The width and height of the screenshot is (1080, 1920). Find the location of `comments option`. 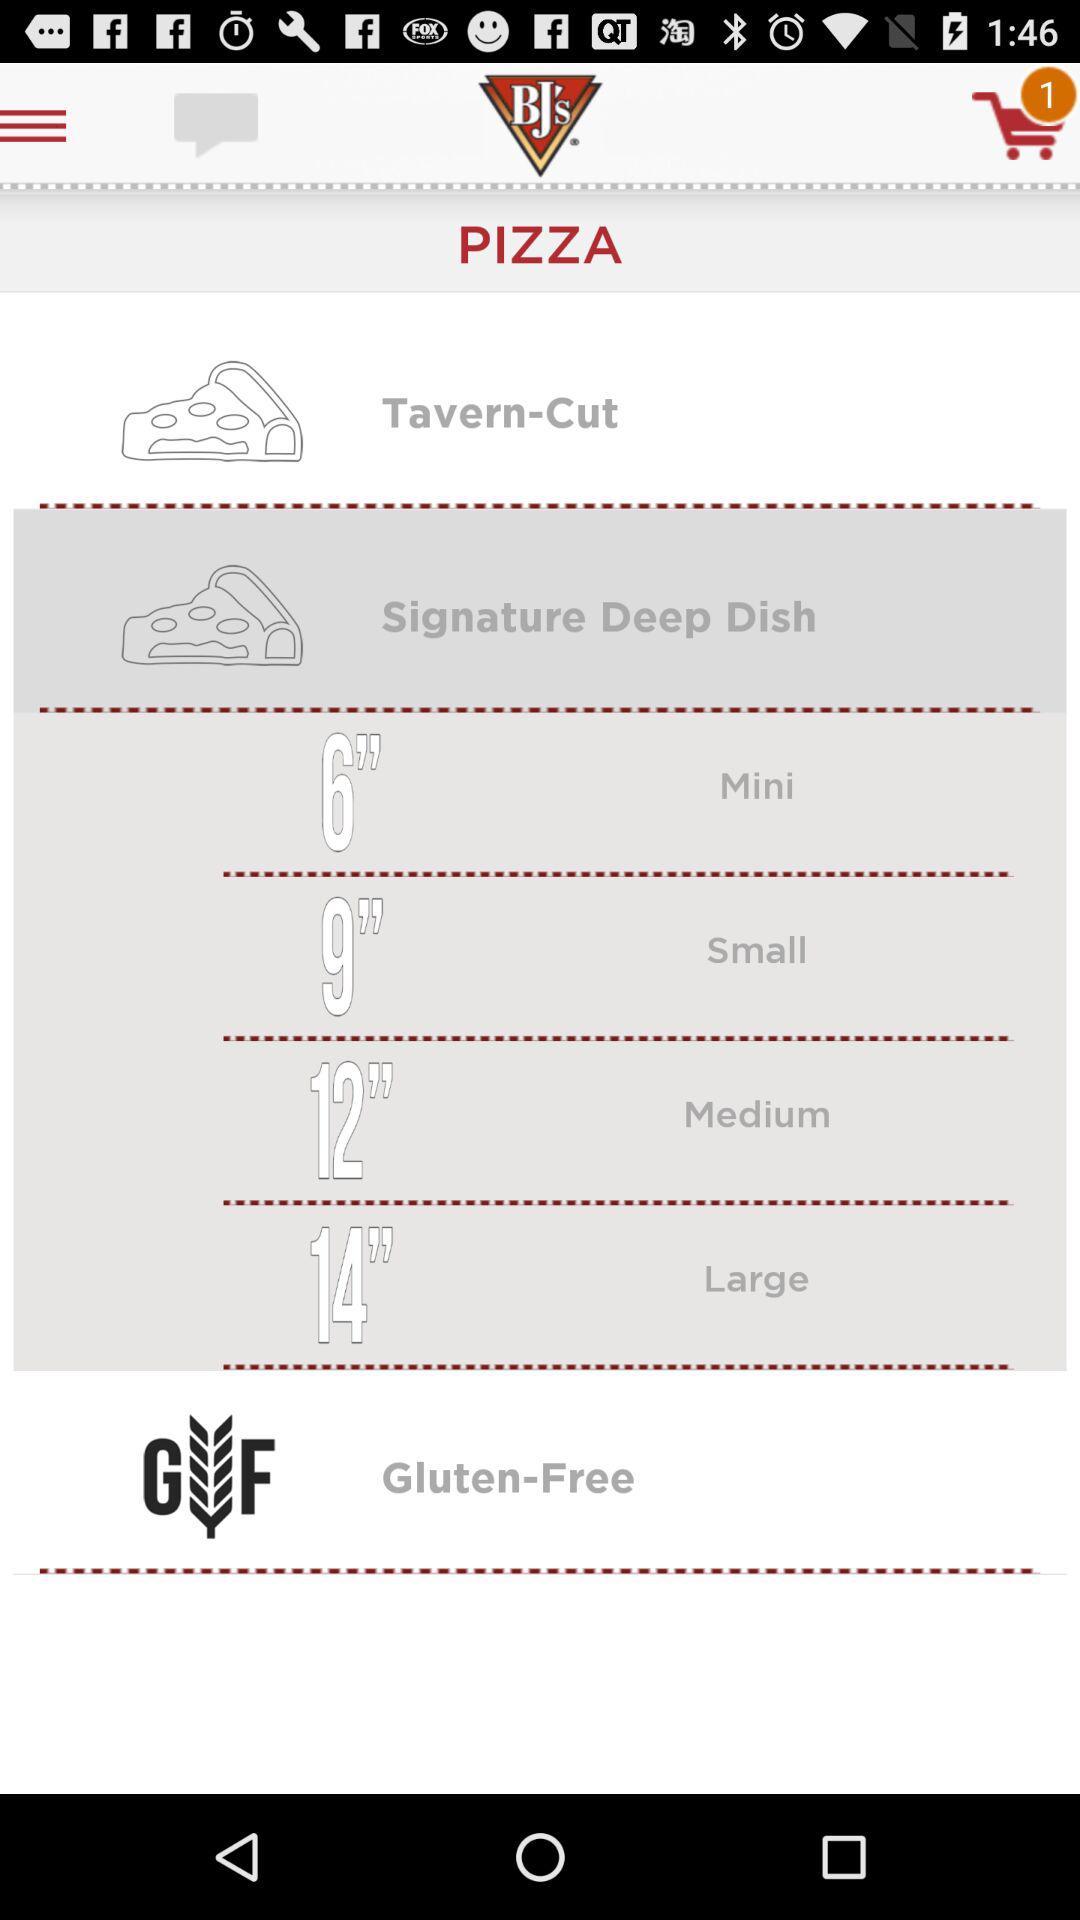

comments option is located at coordinates (218, 124).